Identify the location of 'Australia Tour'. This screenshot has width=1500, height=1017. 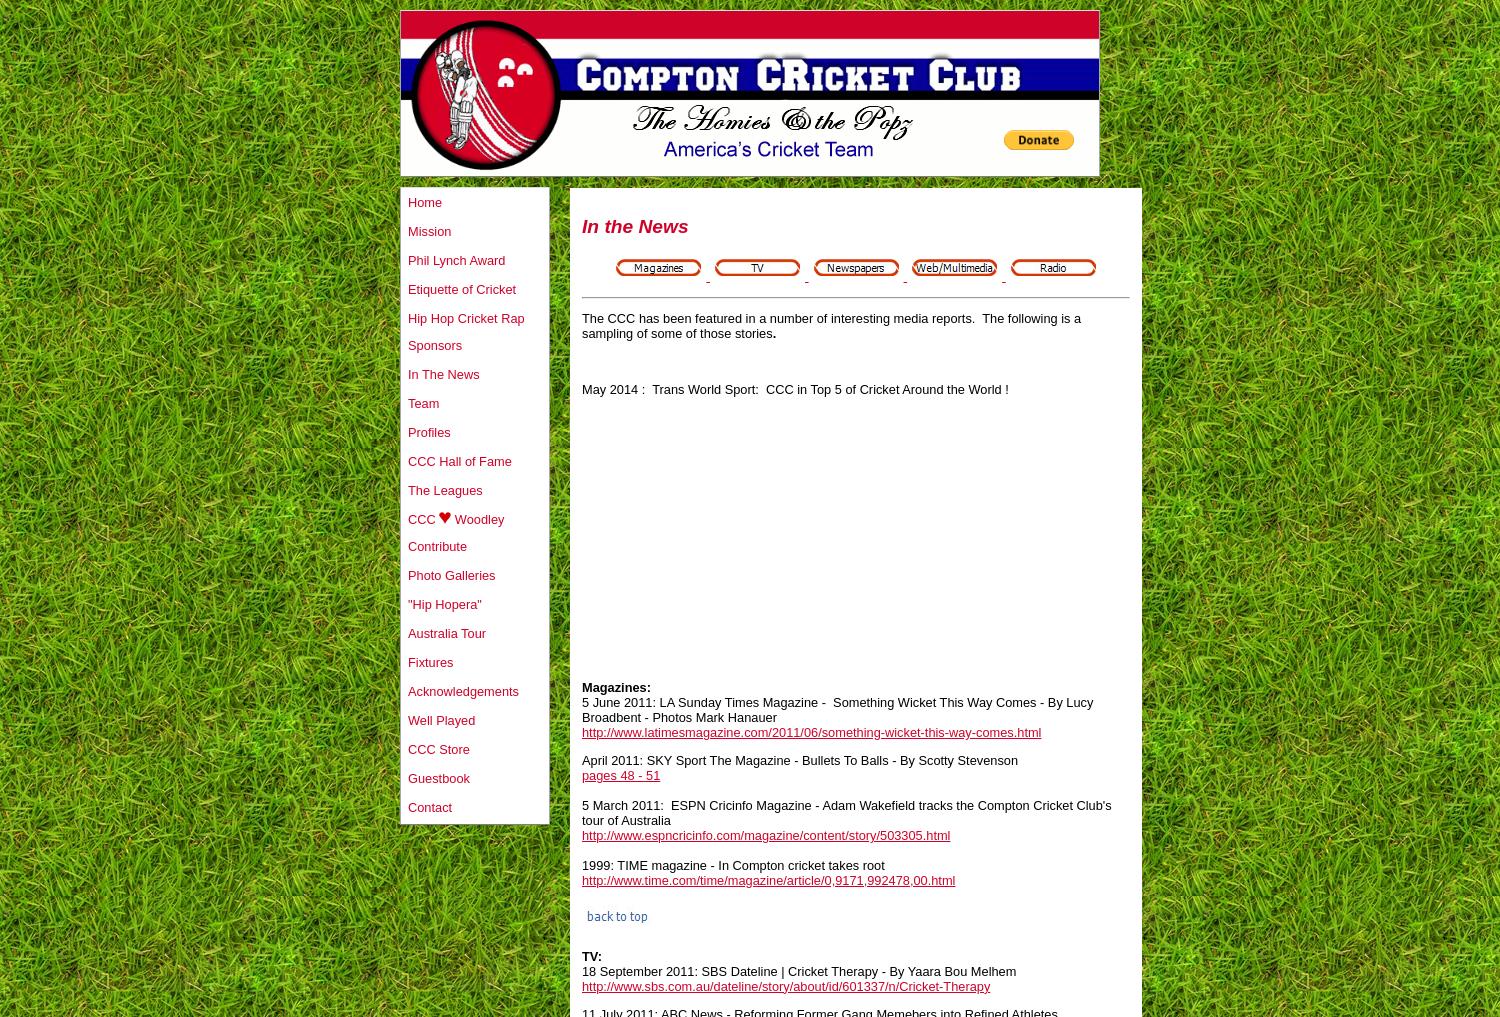
(446, 633).